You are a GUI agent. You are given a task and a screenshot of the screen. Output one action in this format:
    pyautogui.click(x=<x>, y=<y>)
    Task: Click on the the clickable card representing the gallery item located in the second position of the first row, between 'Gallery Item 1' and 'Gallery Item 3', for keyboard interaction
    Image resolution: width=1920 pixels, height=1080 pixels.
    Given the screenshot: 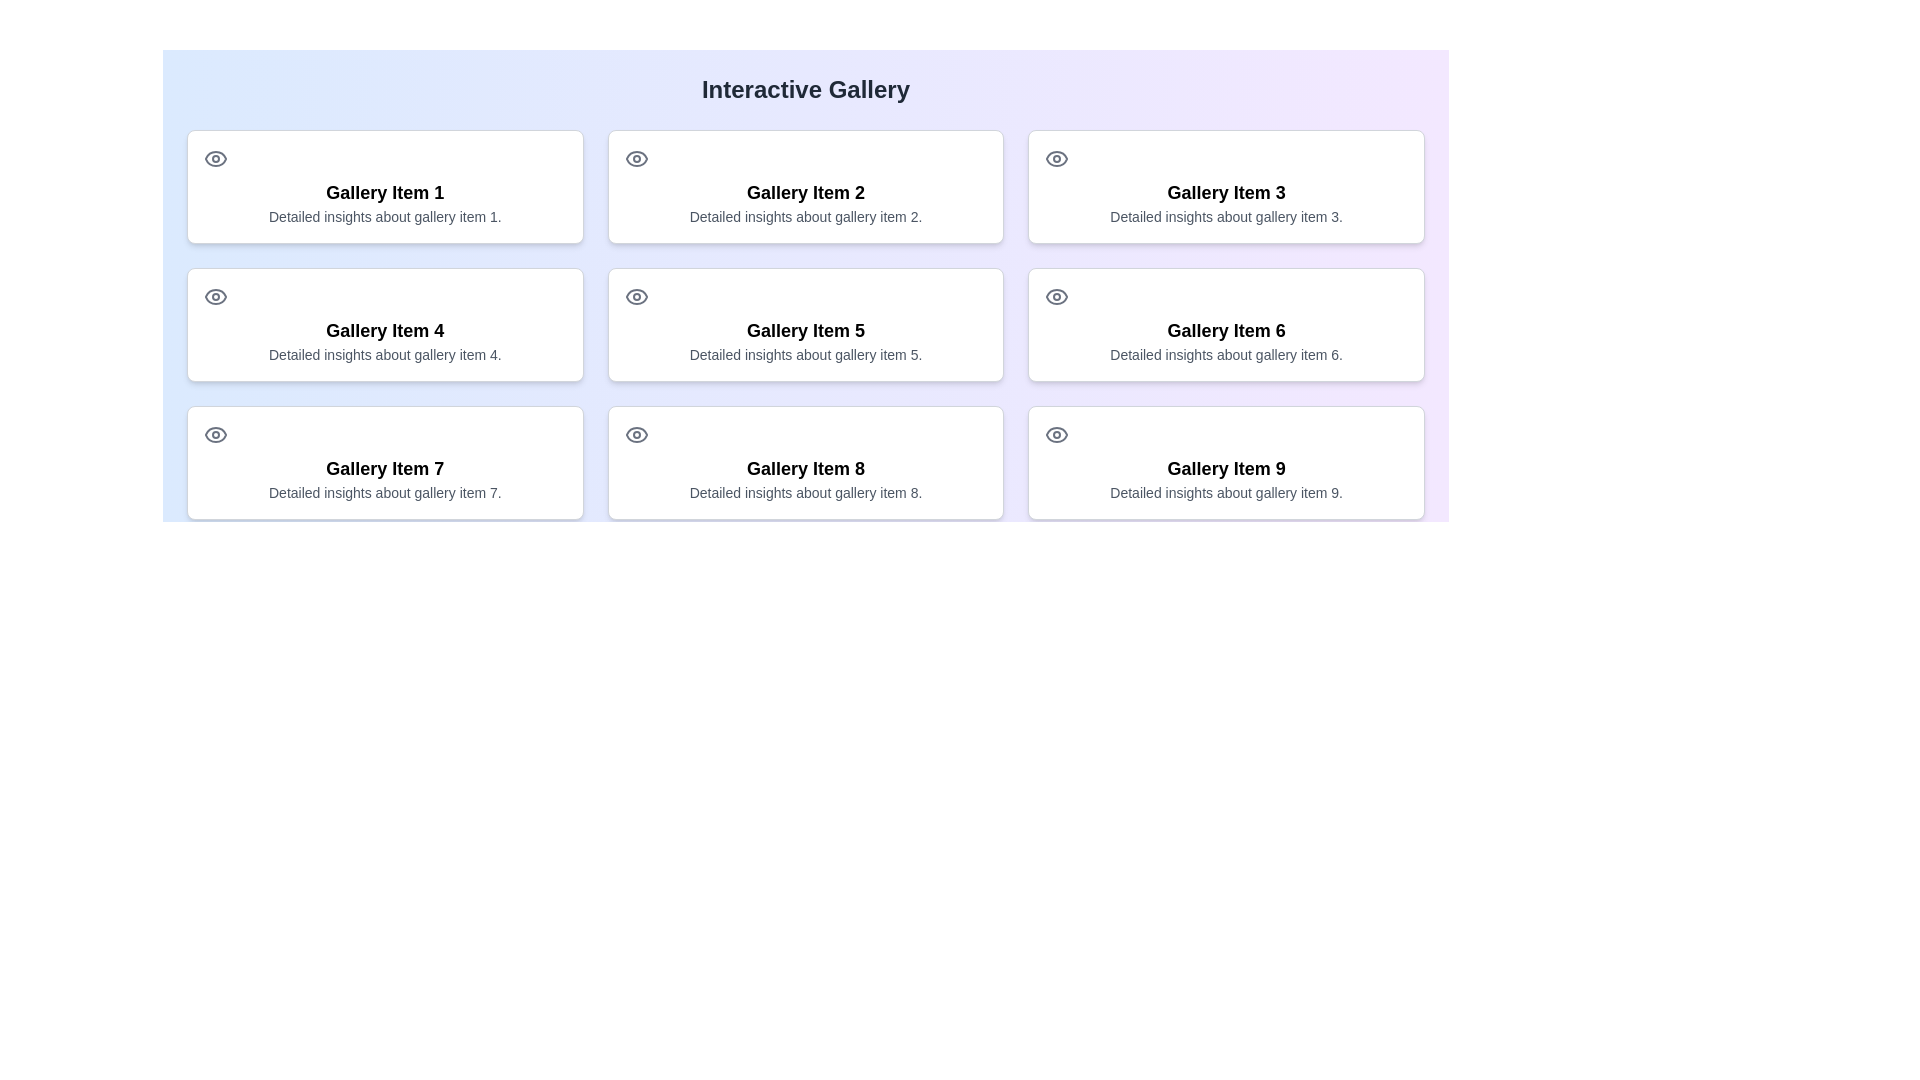 What is the action you would take?
    pyautogui.click(x=806, y=186)
    